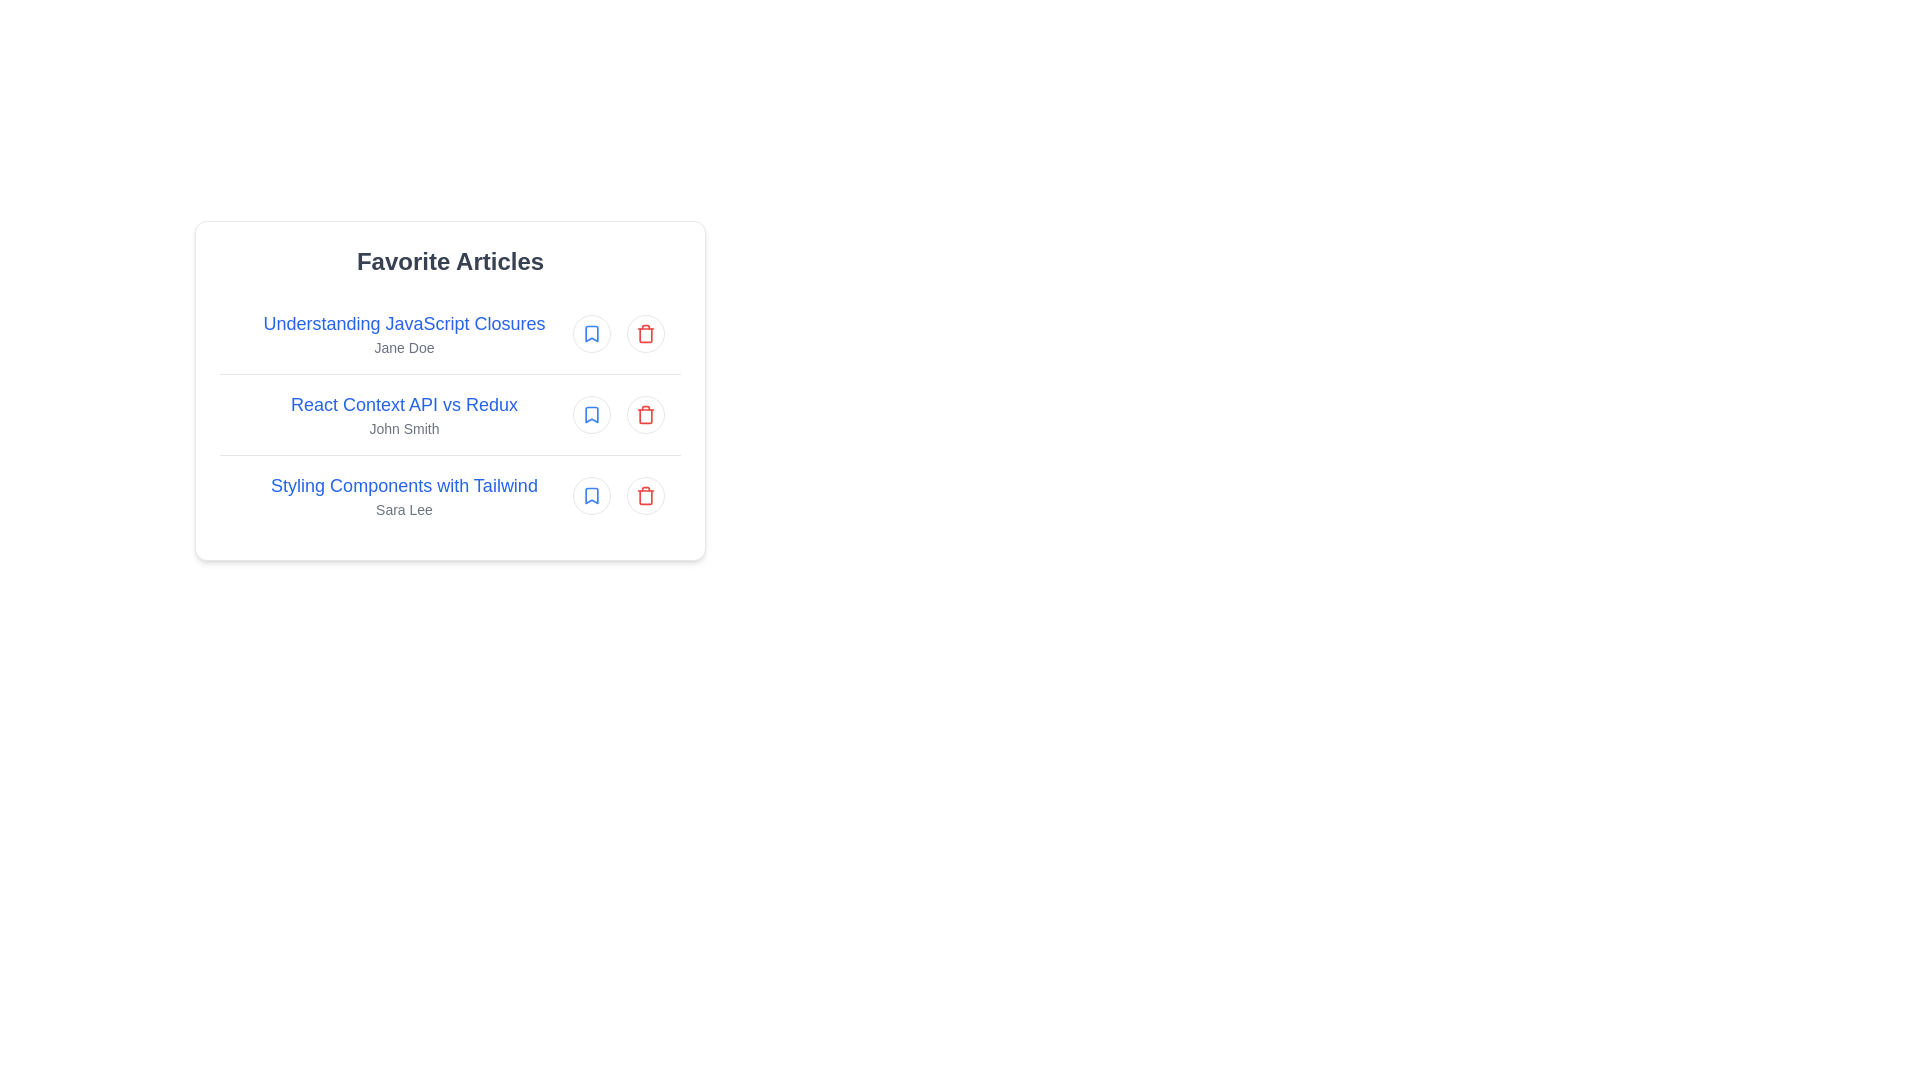 The width and height of the screenshot is (1920, 1080). I want to click on the article title Styling Components with Tailwind to read more, so click(403, 486).